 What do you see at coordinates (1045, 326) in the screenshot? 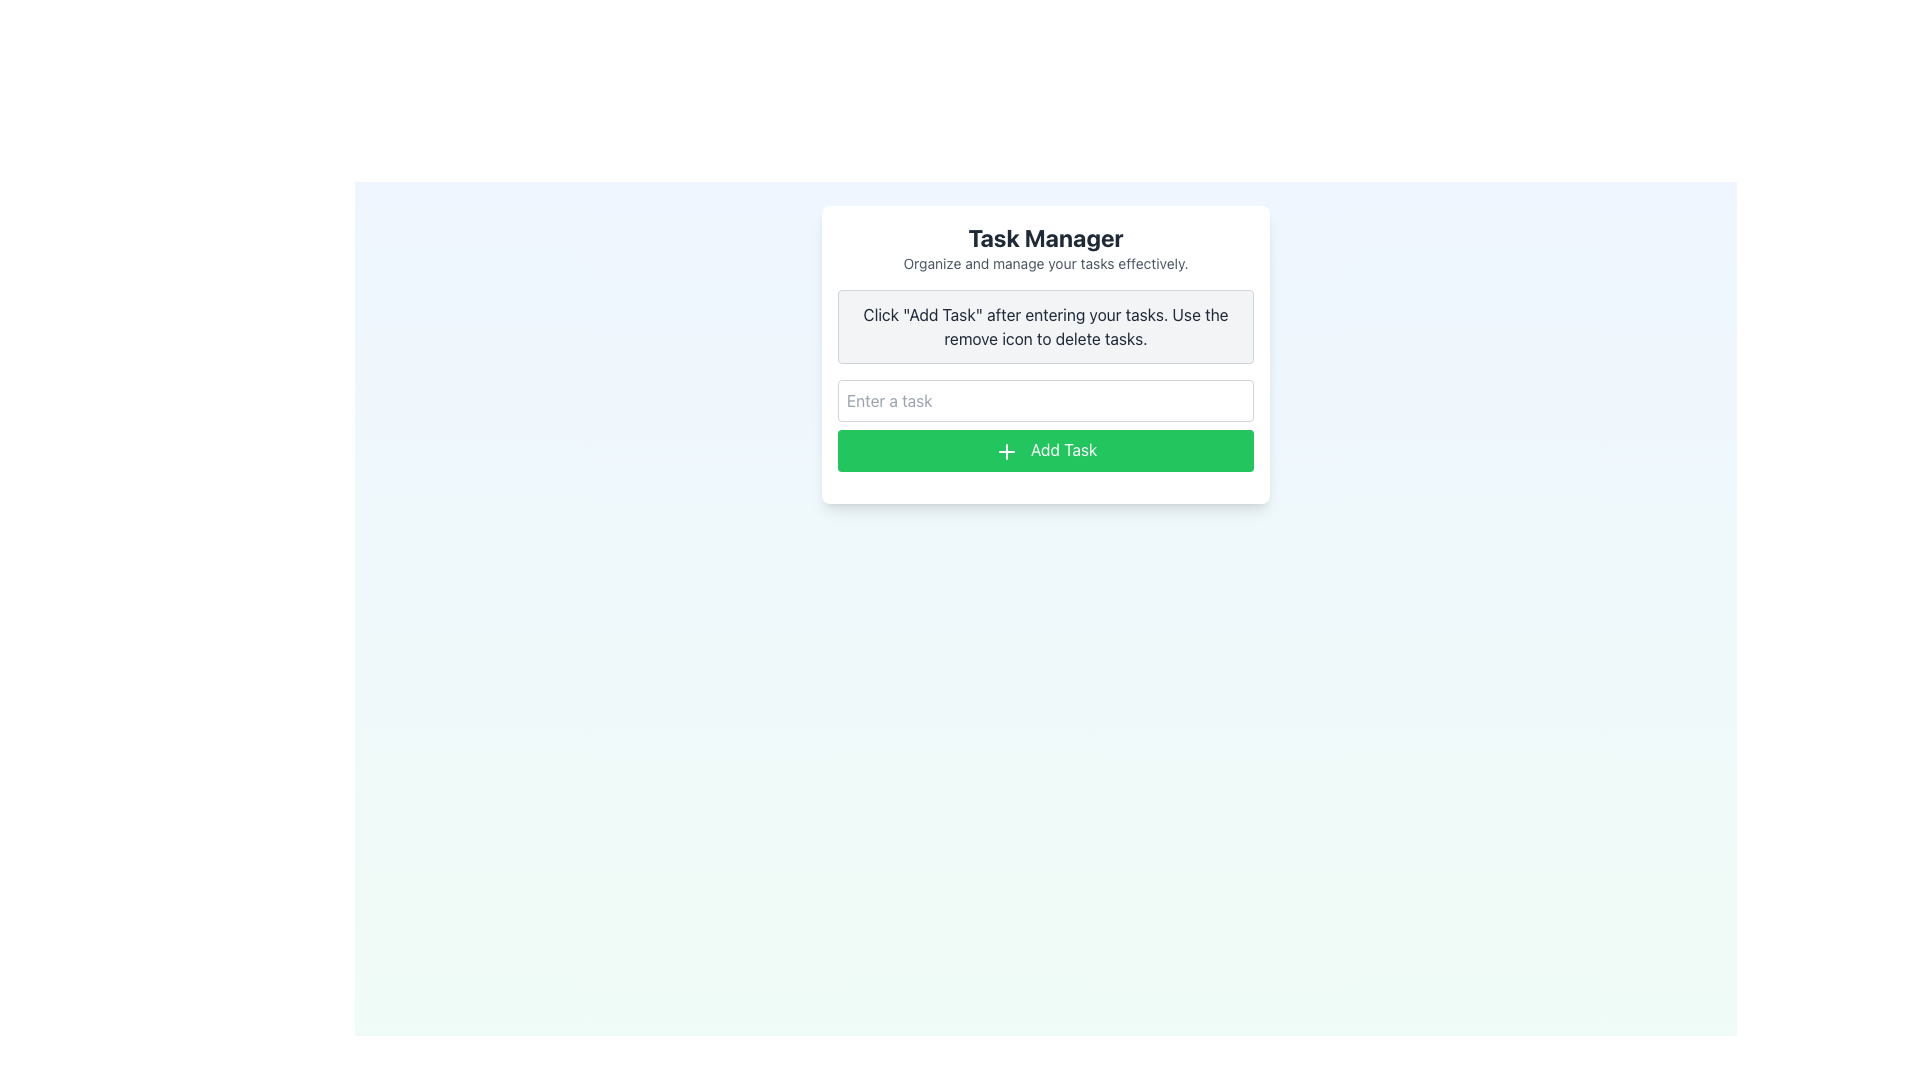
I see `the static text block that provides instructions about adding and removing tasks, located below the 'Task Manager' title` at bounding box center [1045, 326].